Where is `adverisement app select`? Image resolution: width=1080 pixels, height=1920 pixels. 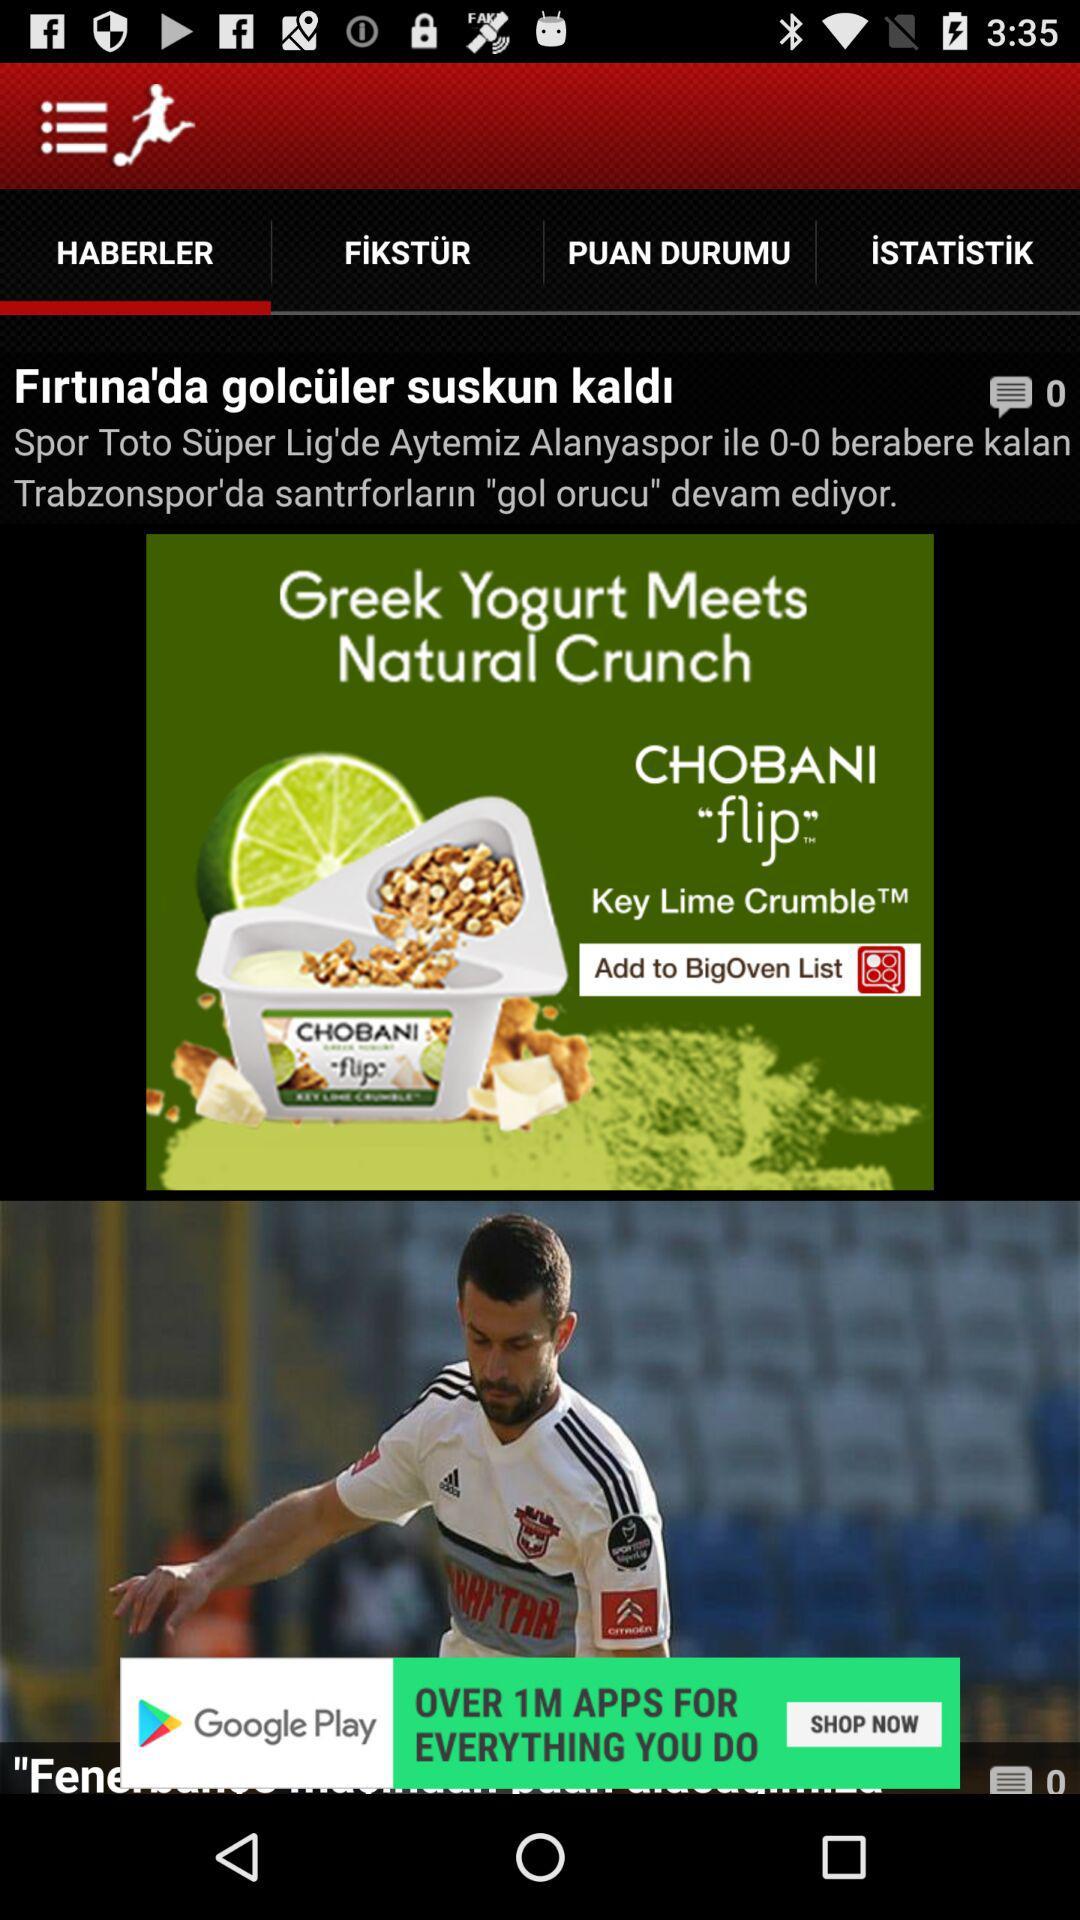 adverisement app select is located at coordinates (540, 1722).